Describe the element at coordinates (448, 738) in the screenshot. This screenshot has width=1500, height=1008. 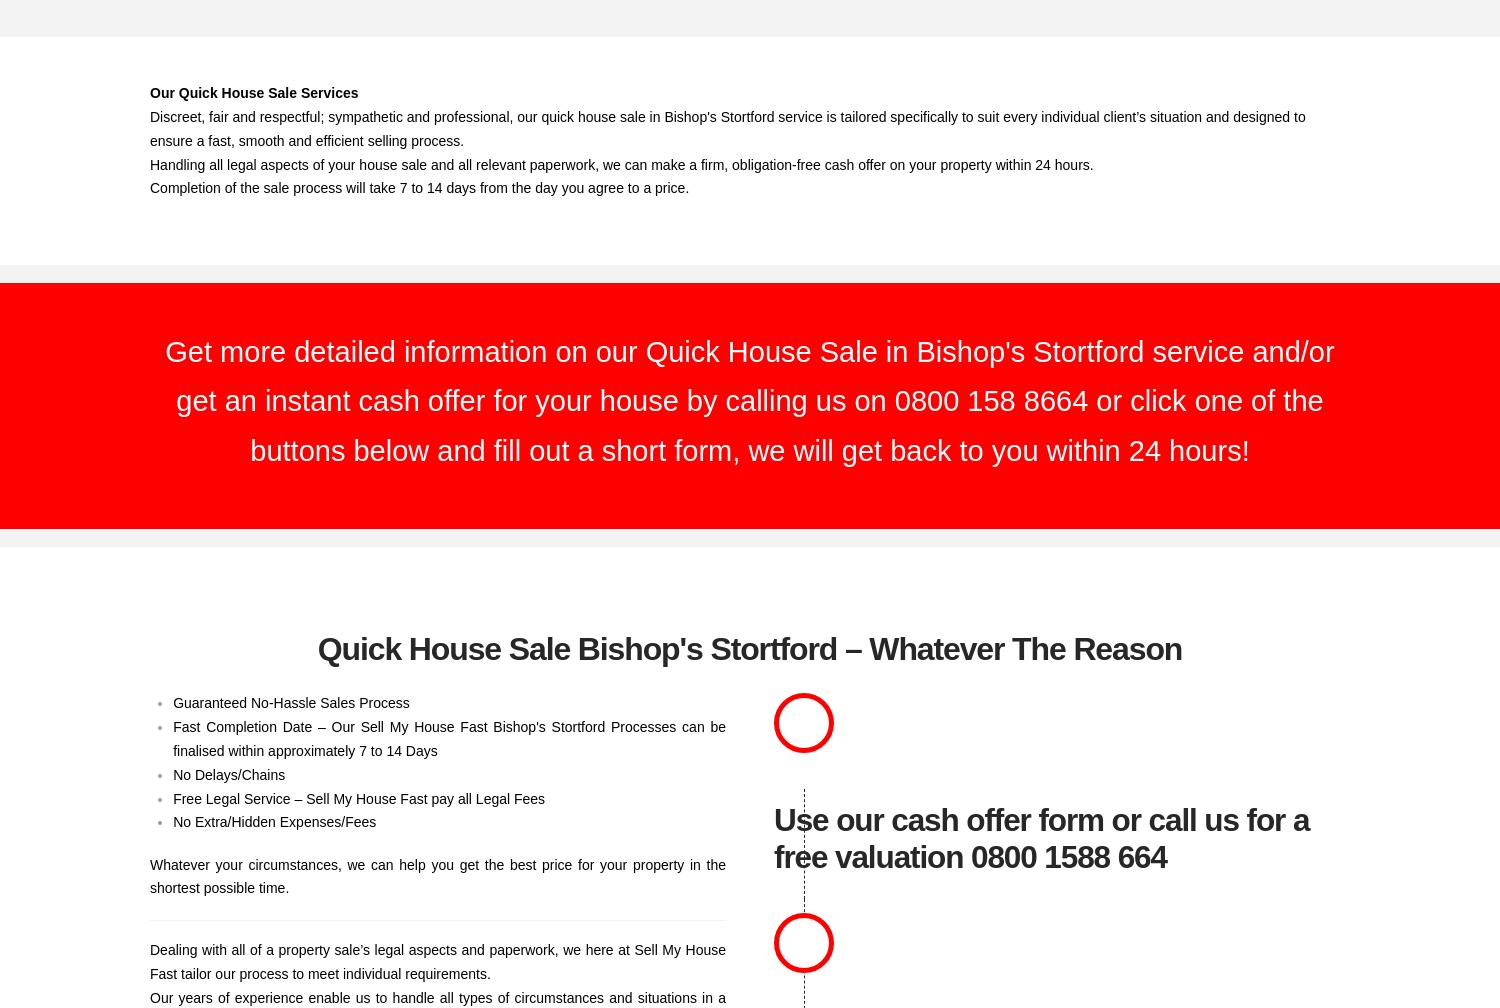
I see `'Fast Completion Date – Our Sell My House Fast Bishop's Stortford Processes can be finalised within approximately 7 to 14 Days'` at that location.